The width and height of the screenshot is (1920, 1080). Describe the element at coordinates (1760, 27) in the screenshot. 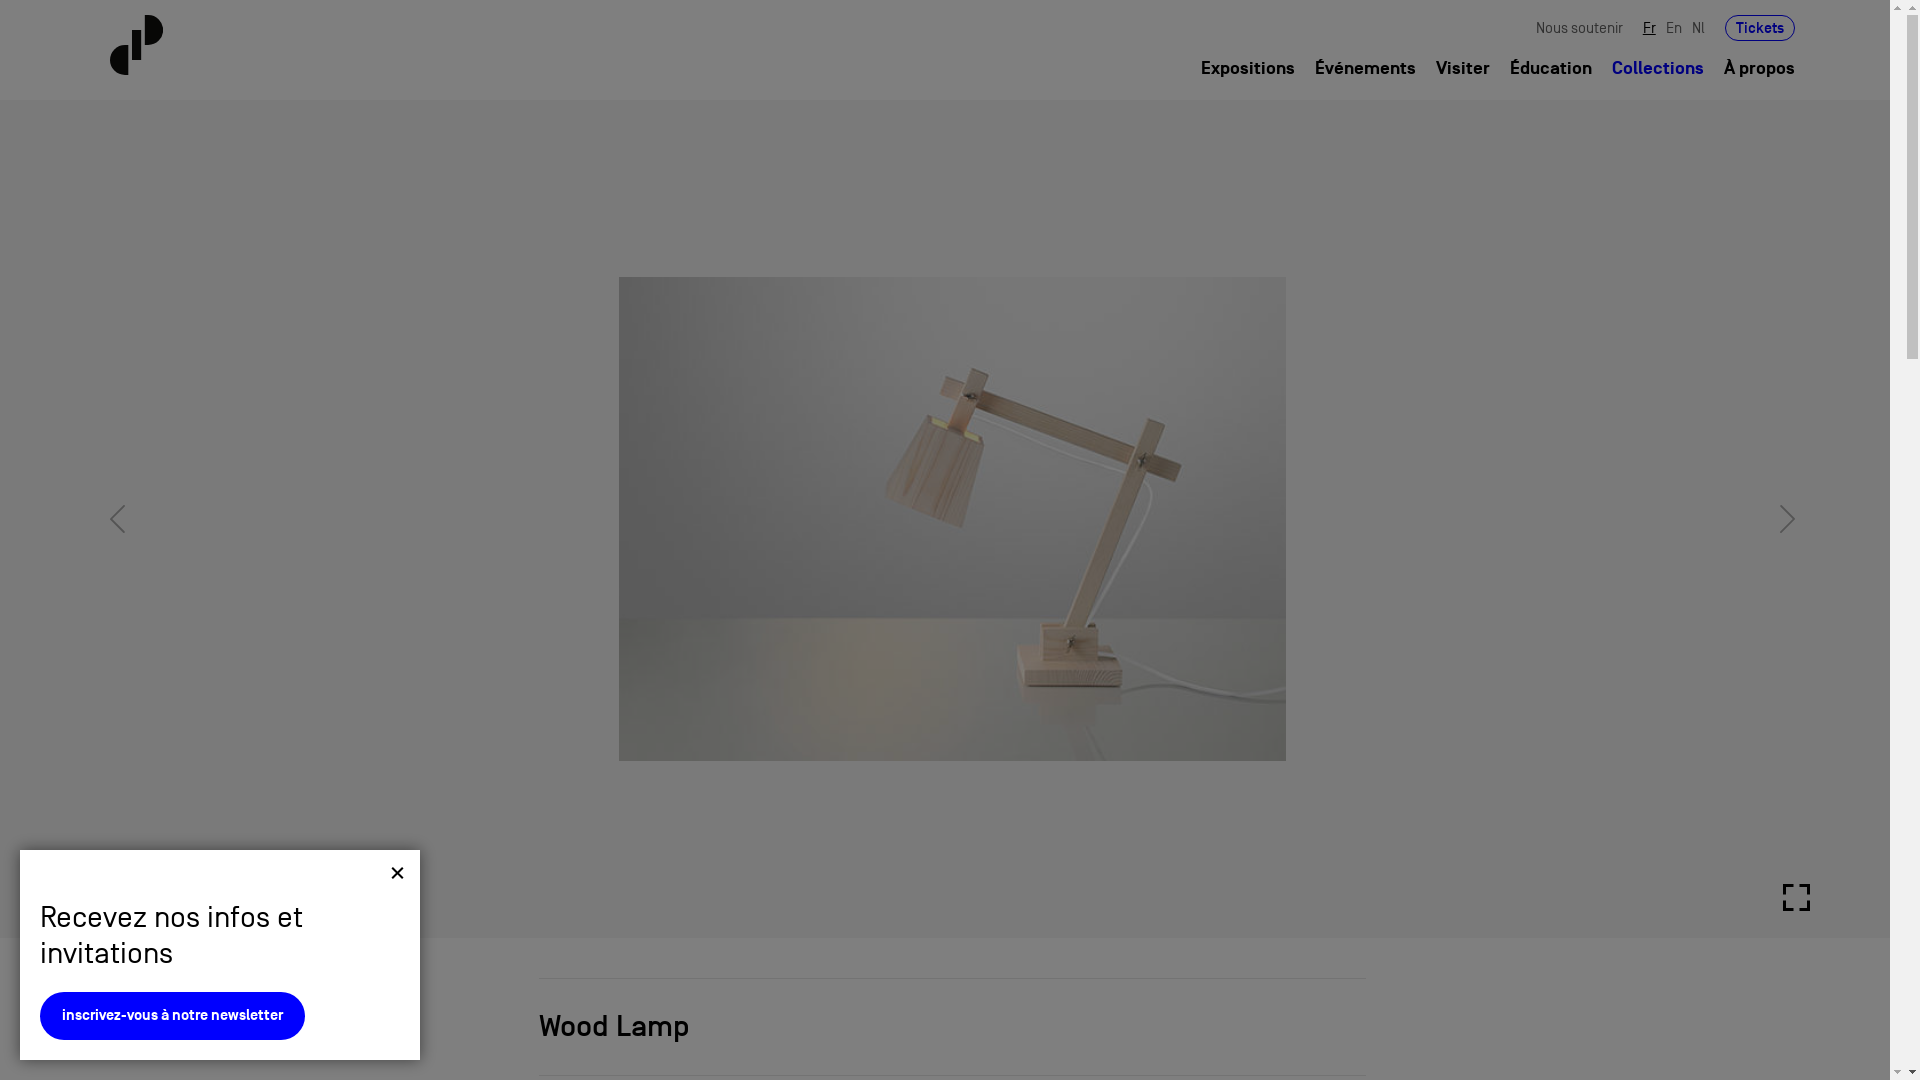

I see `'Tickets'` at that location.